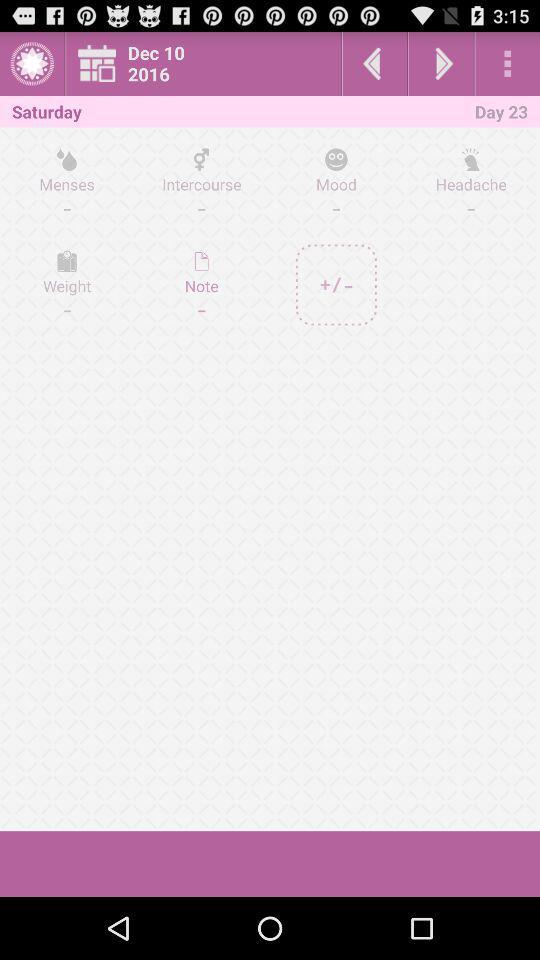 The image size is (540, 960). Describe the element at coordinates (67, 284) in the screenshot. I see `the icon to the left of intercourse` at that location.